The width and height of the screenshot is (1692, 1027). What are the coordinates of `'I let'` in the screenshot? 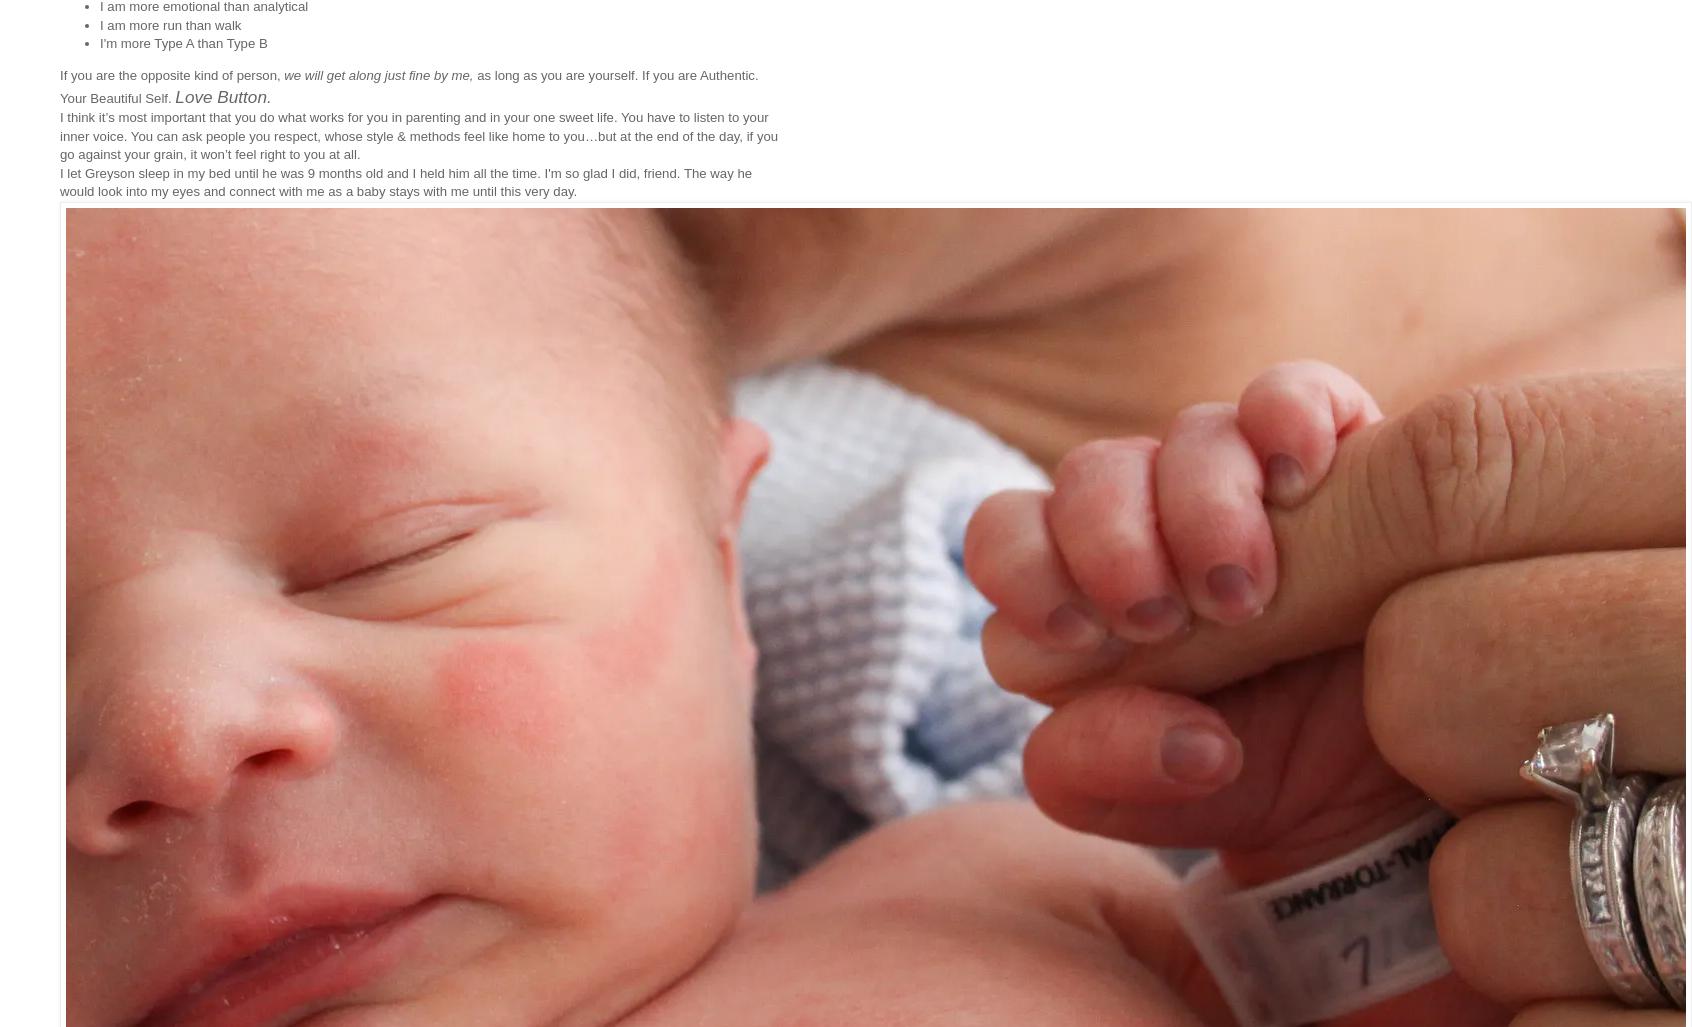 It's located at (72, 171).